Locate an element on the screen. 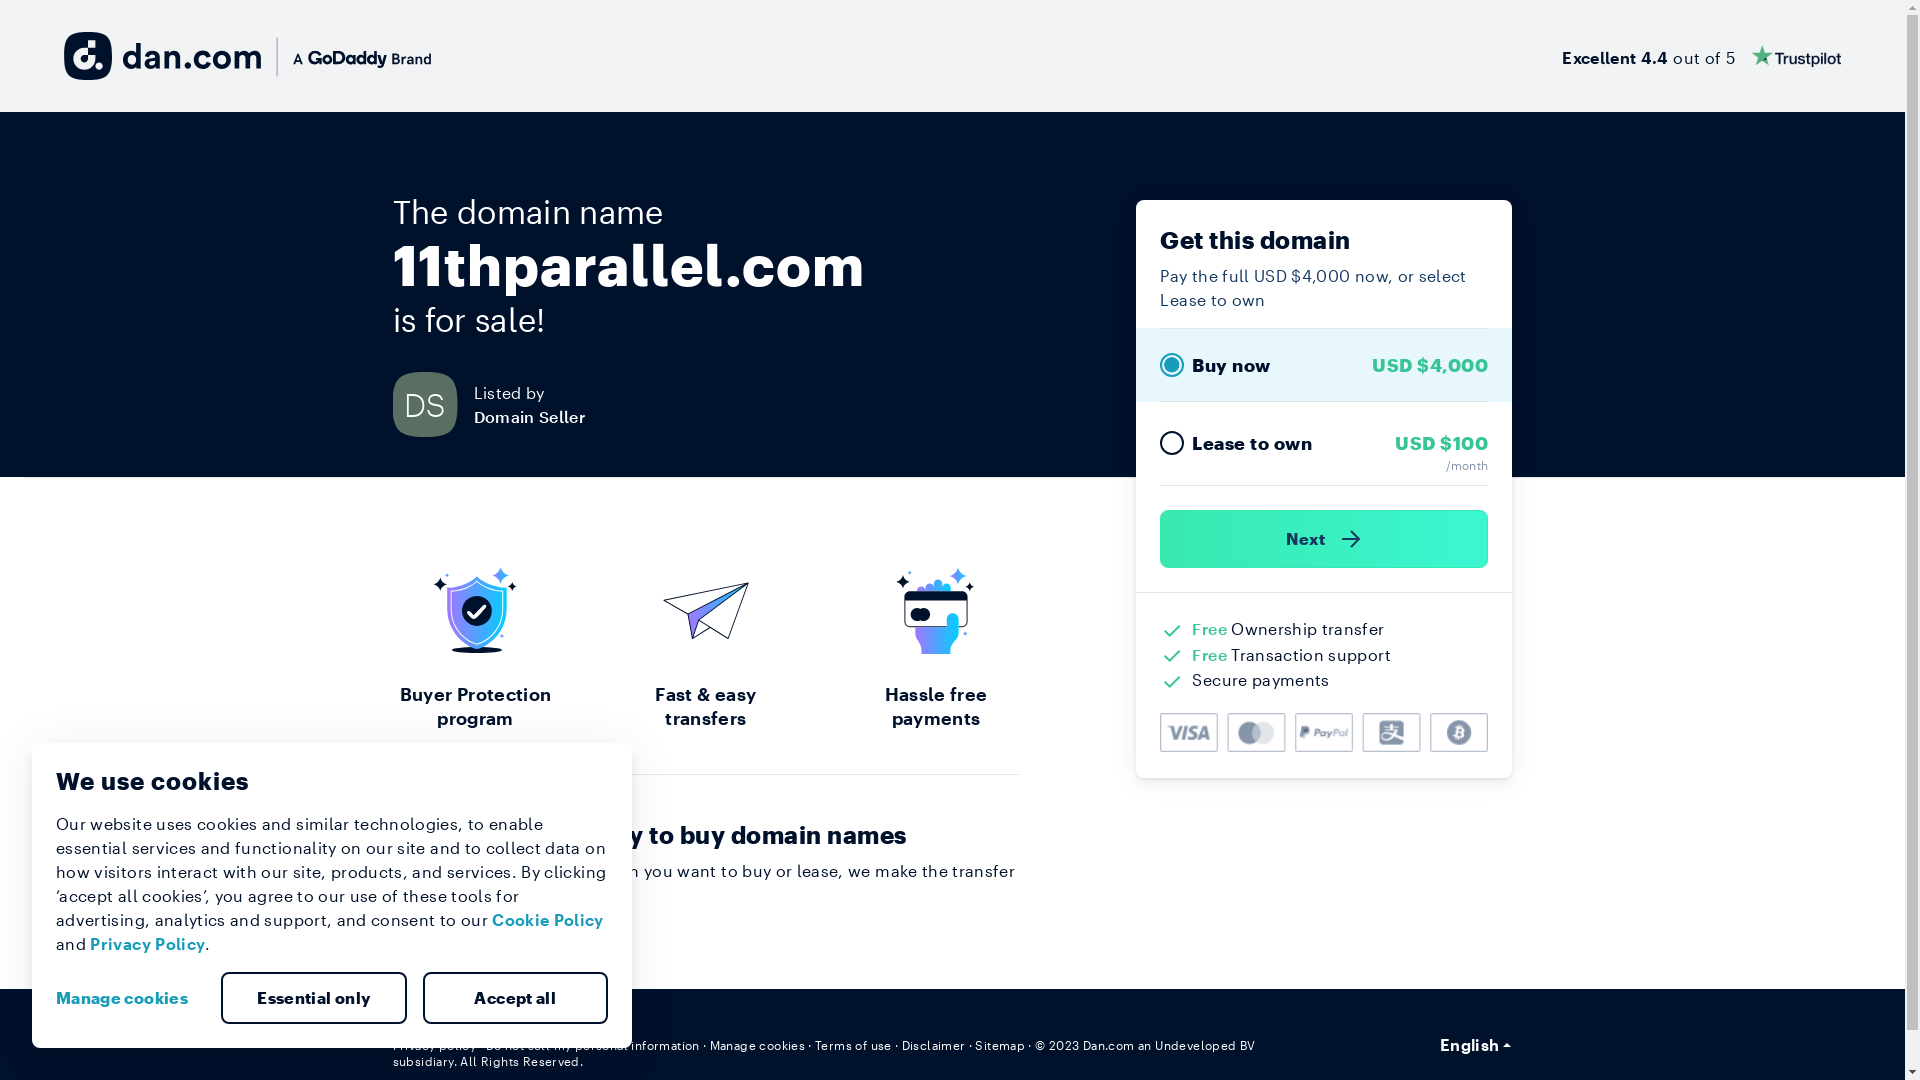 Image resolution: width=1920 pixels, height=1080 pixels. 'Next is located at coordinates (1324, 538).